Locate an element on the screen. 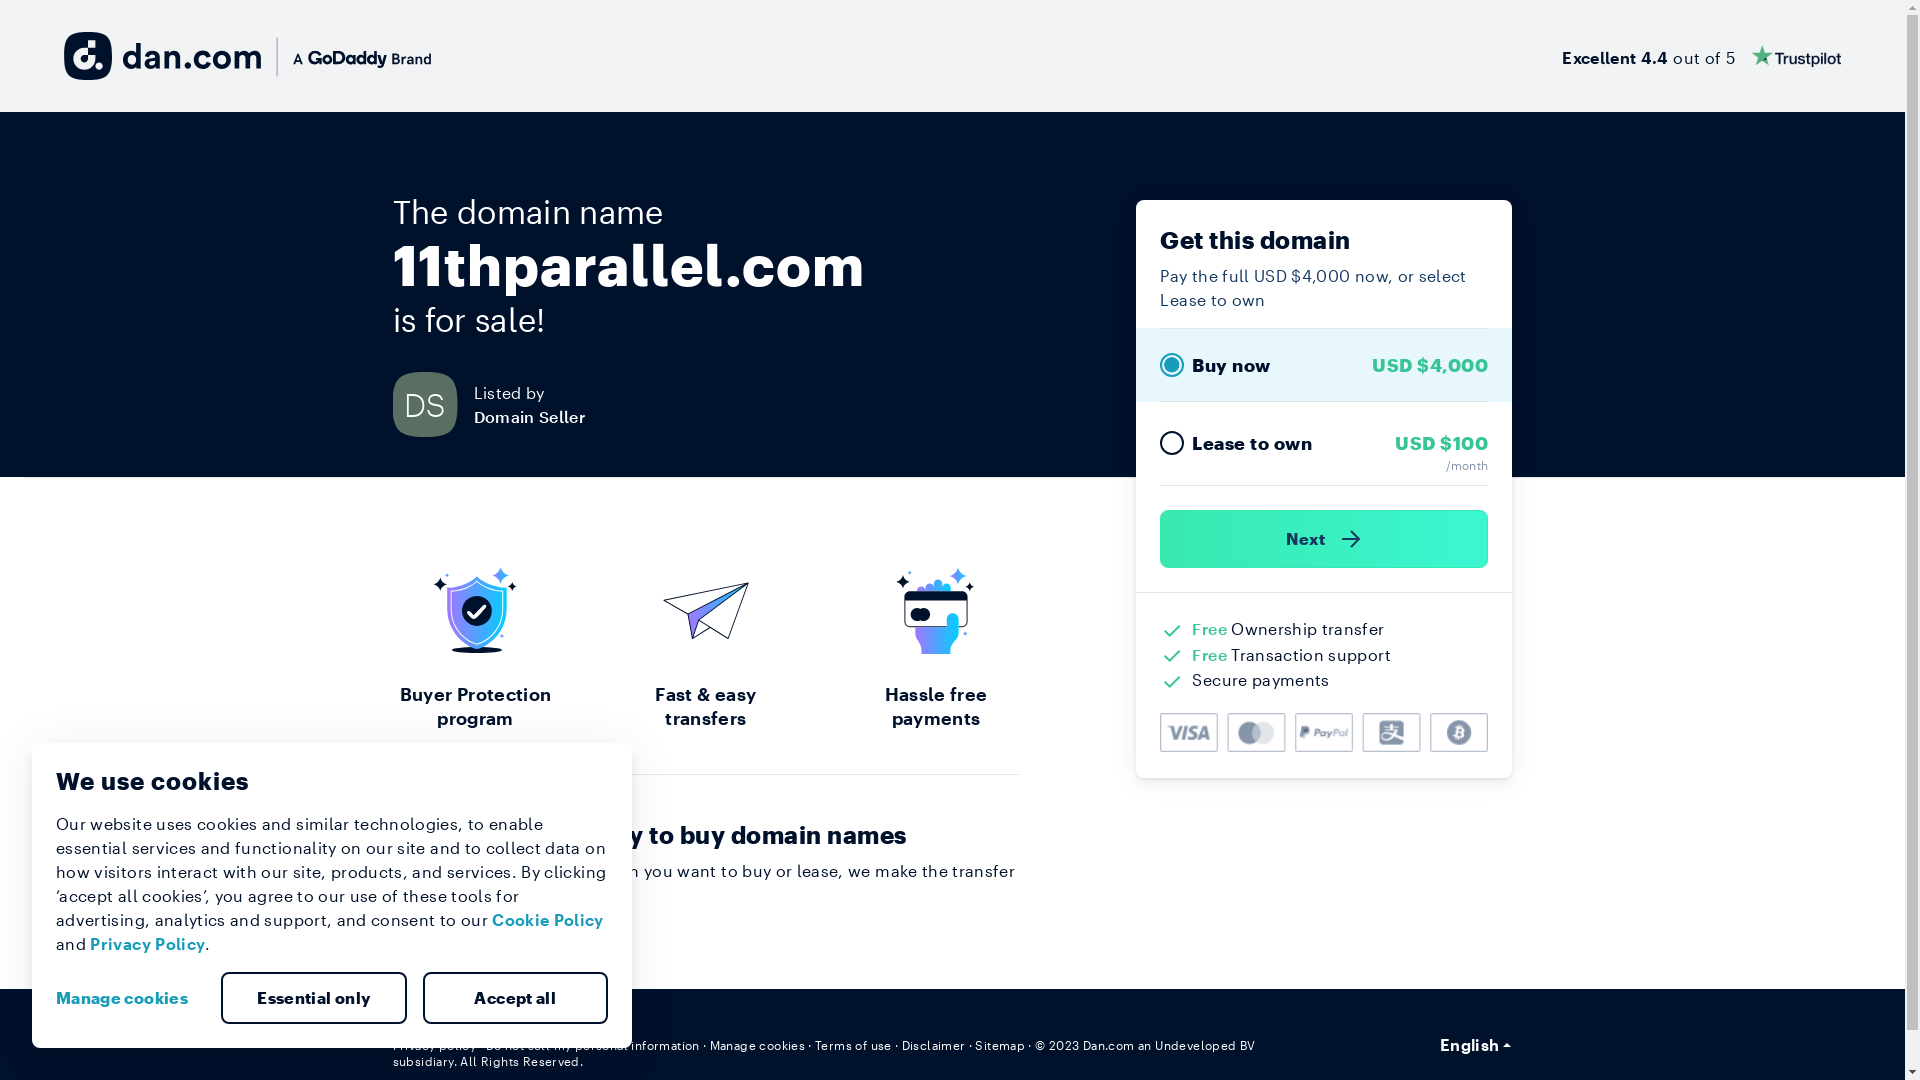 Image resolution: width=1920 pixels, height=1080 pixels. 'Next is located at coordinates (1324, 538).